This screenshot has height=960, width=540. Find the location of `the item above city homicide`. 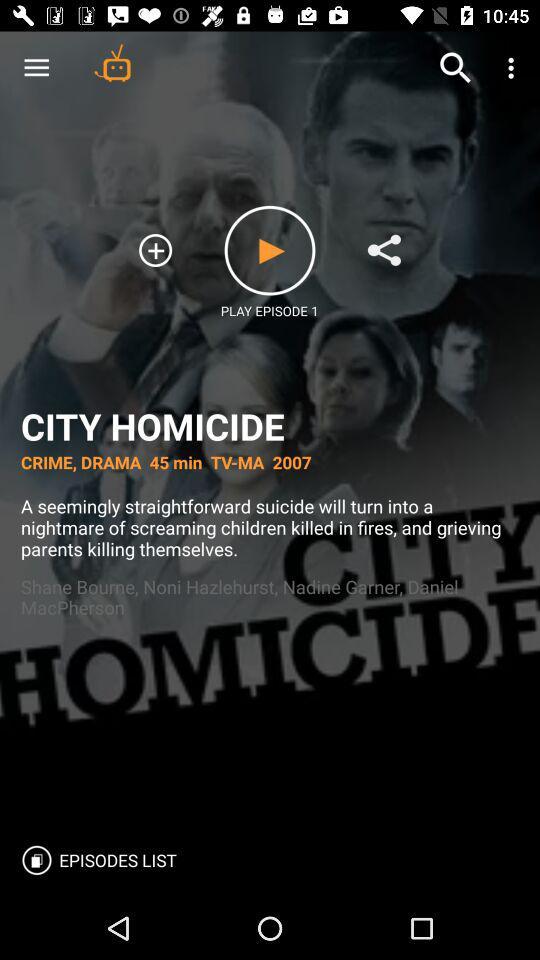

the item above city homicide is located at coordinates (36, 68).